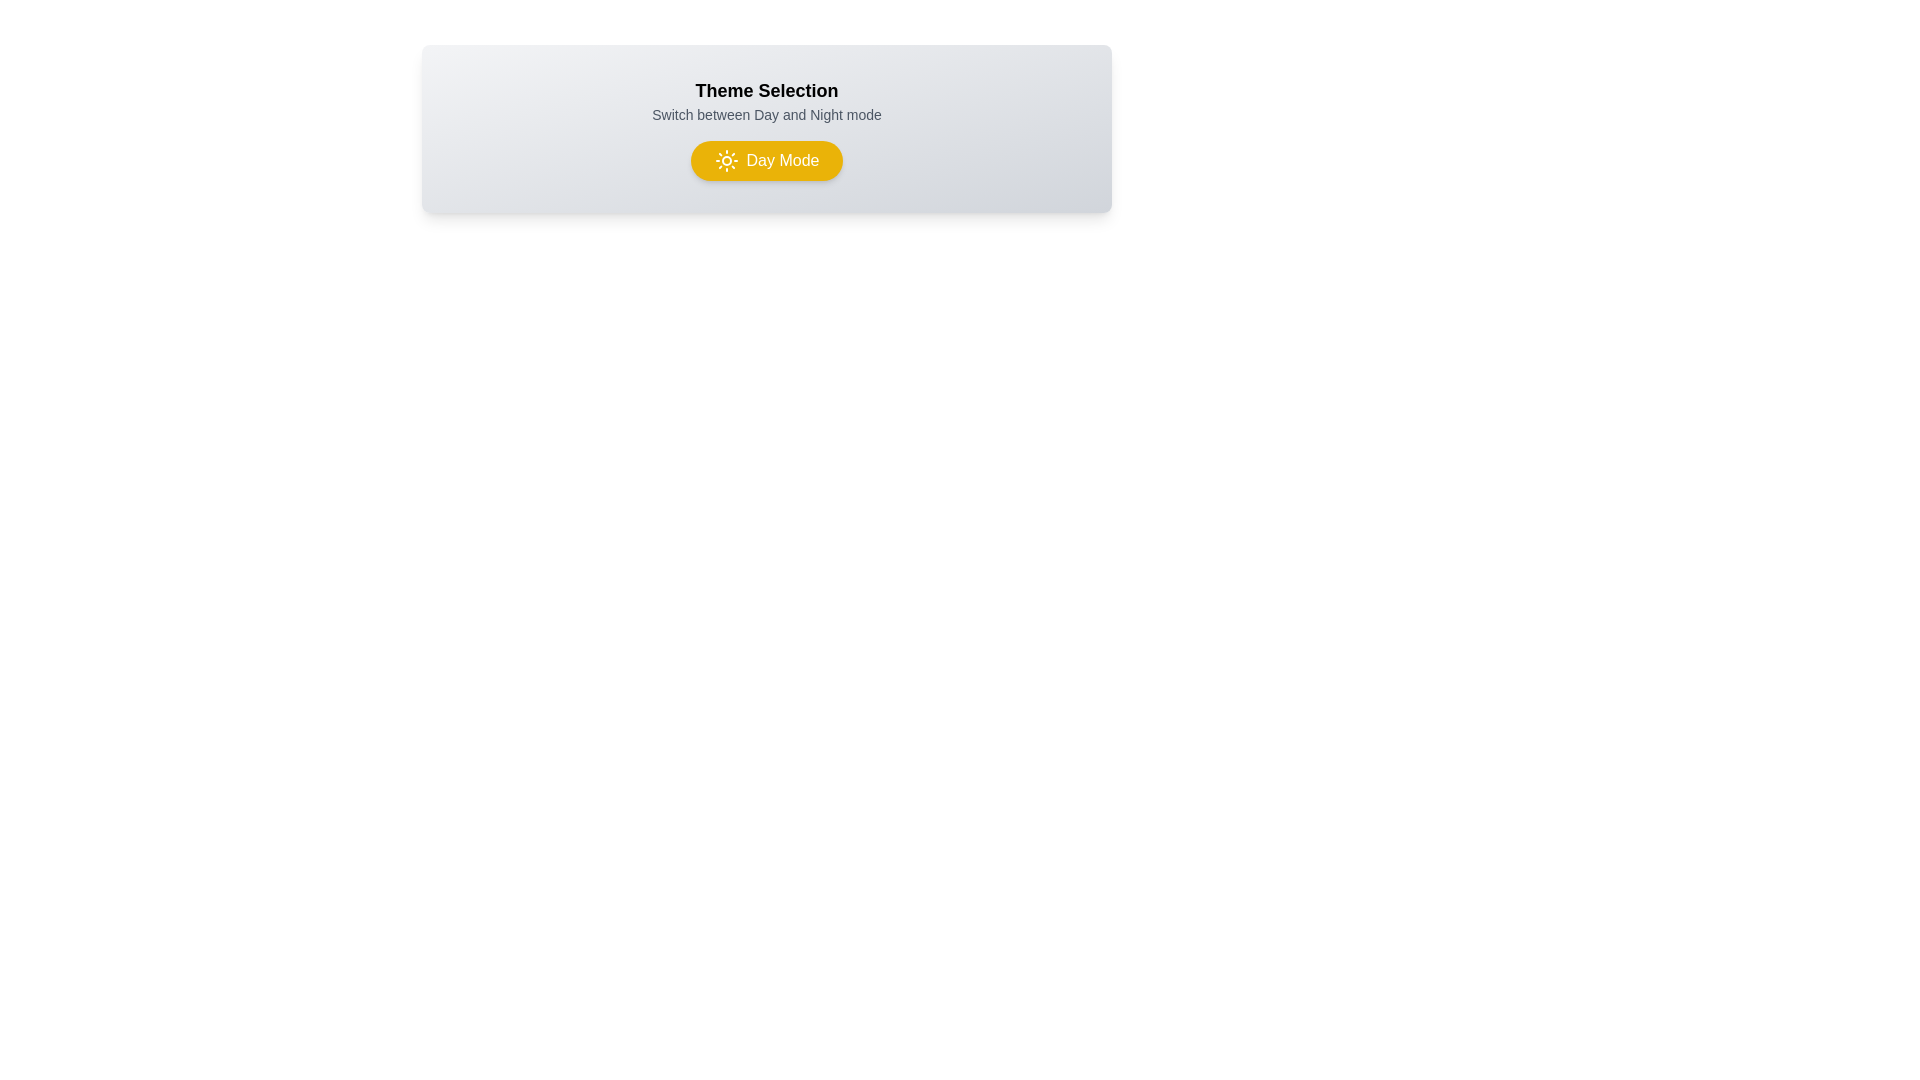 Image resolution: width=1920 pixels, height=1080 pixels. I want to click on the button labeled 'Day Mode' to switch to Night Mode, so click(766, 160).